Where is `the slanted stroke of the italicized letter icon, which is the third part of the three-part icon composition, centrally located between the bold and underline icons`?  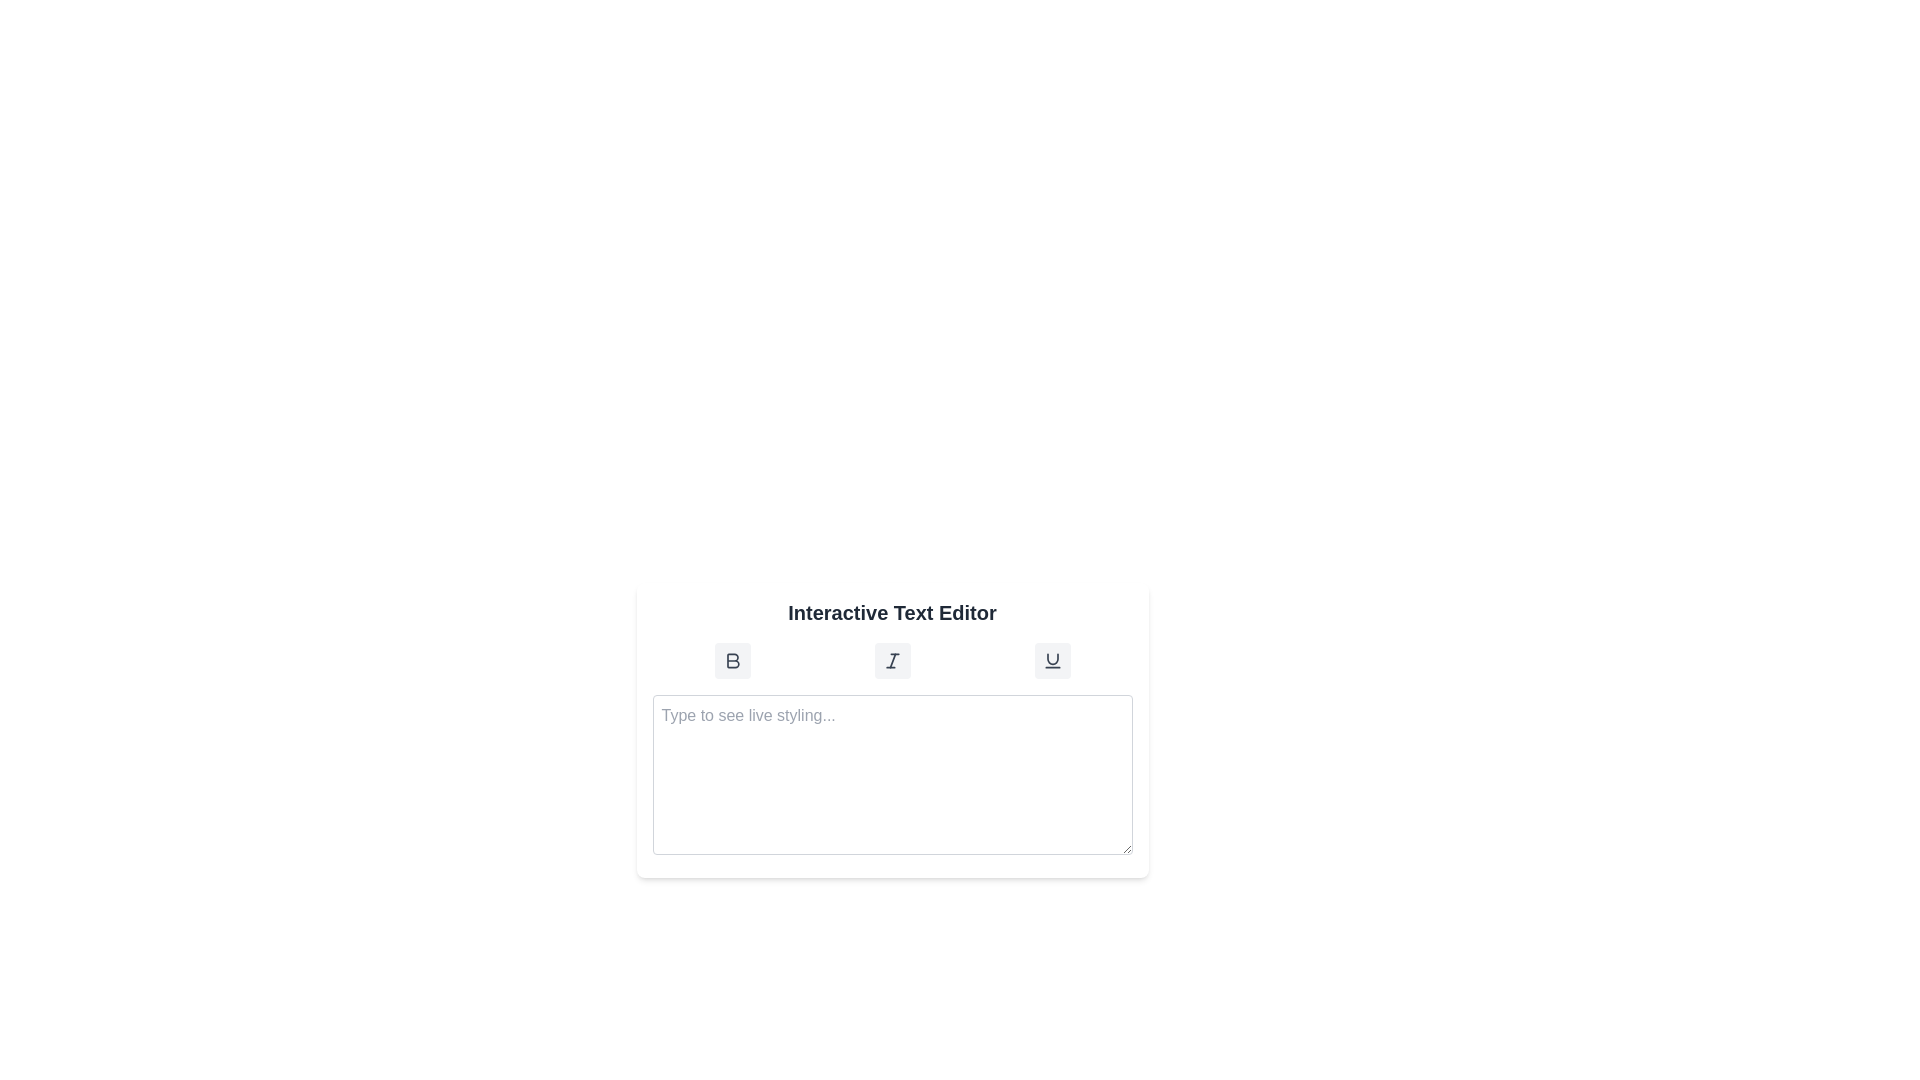 the slanted stroke of the italicized letter icon, which is the third part of the three-part icon composition, centrally located between the bold and underline icons is located at coordinates (891, 660).